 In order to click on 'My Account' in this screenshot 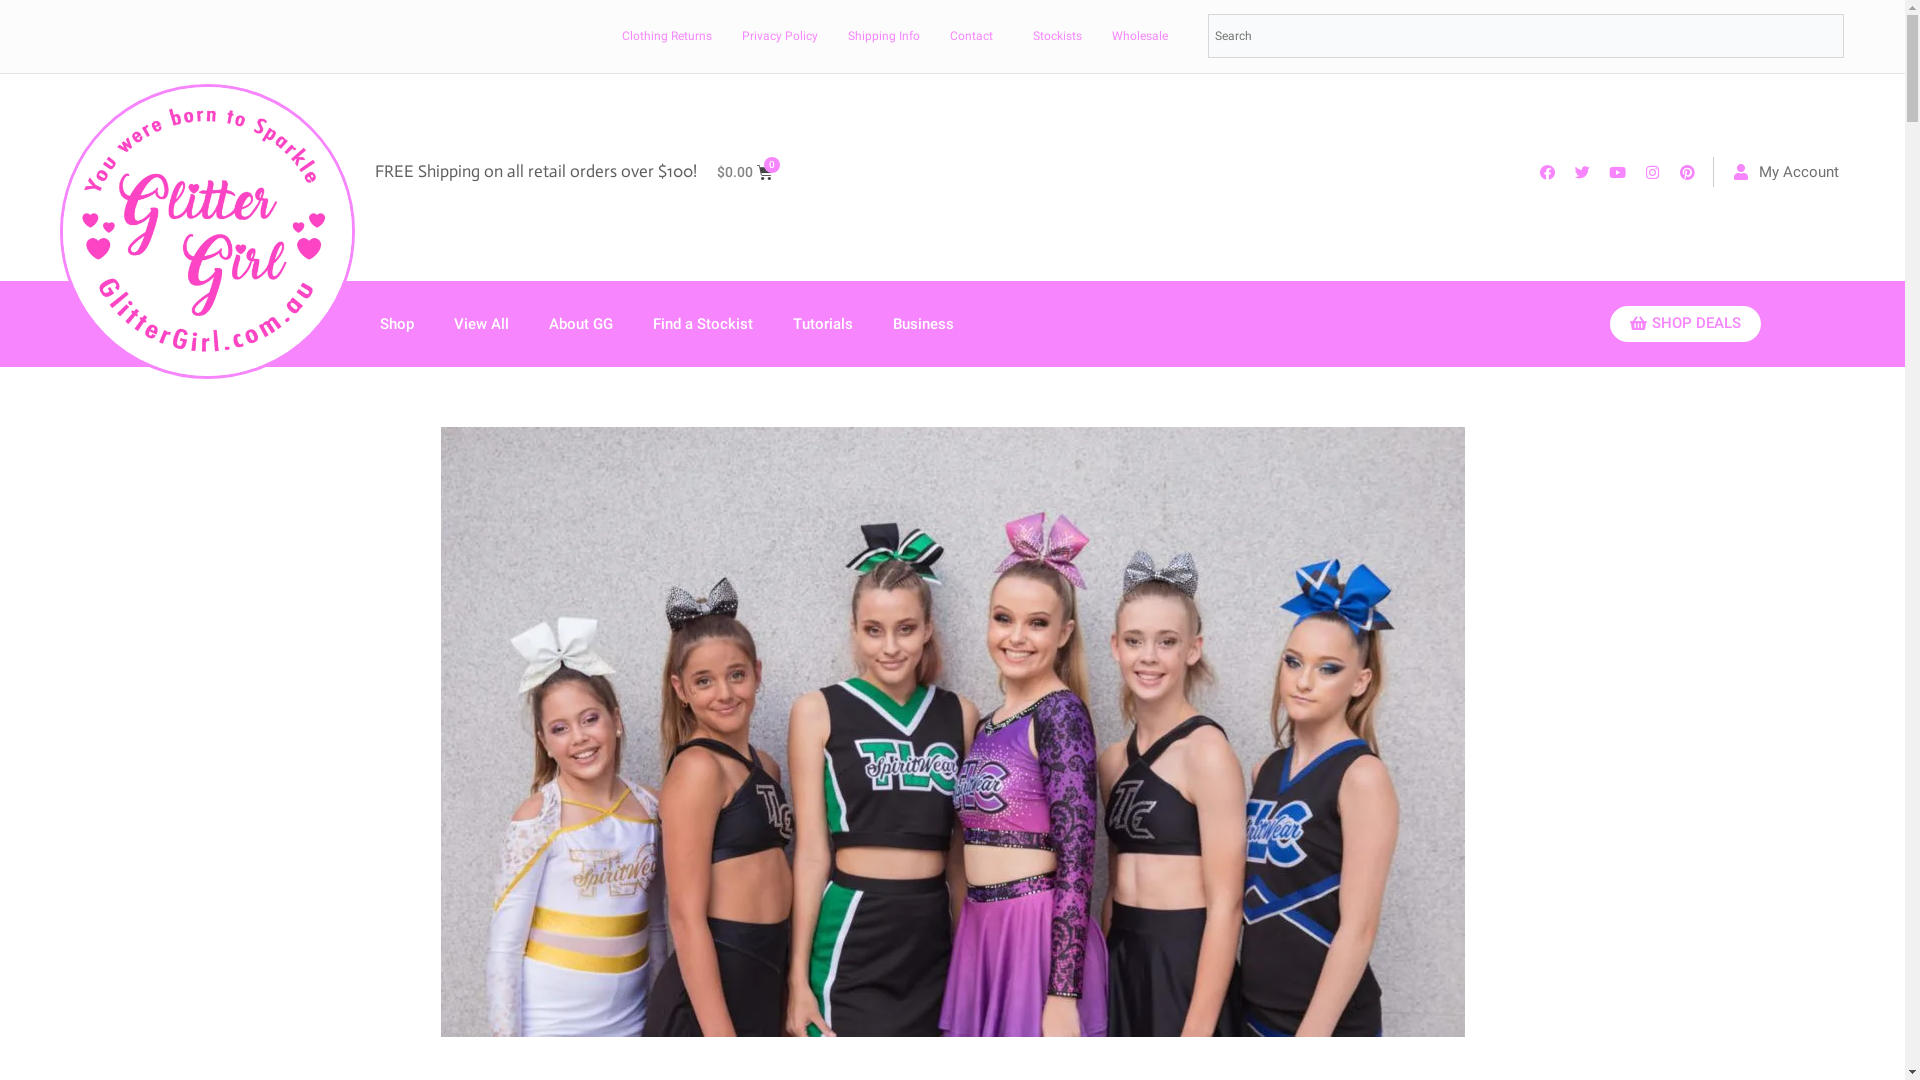, I will do `click(1786, 171)`.